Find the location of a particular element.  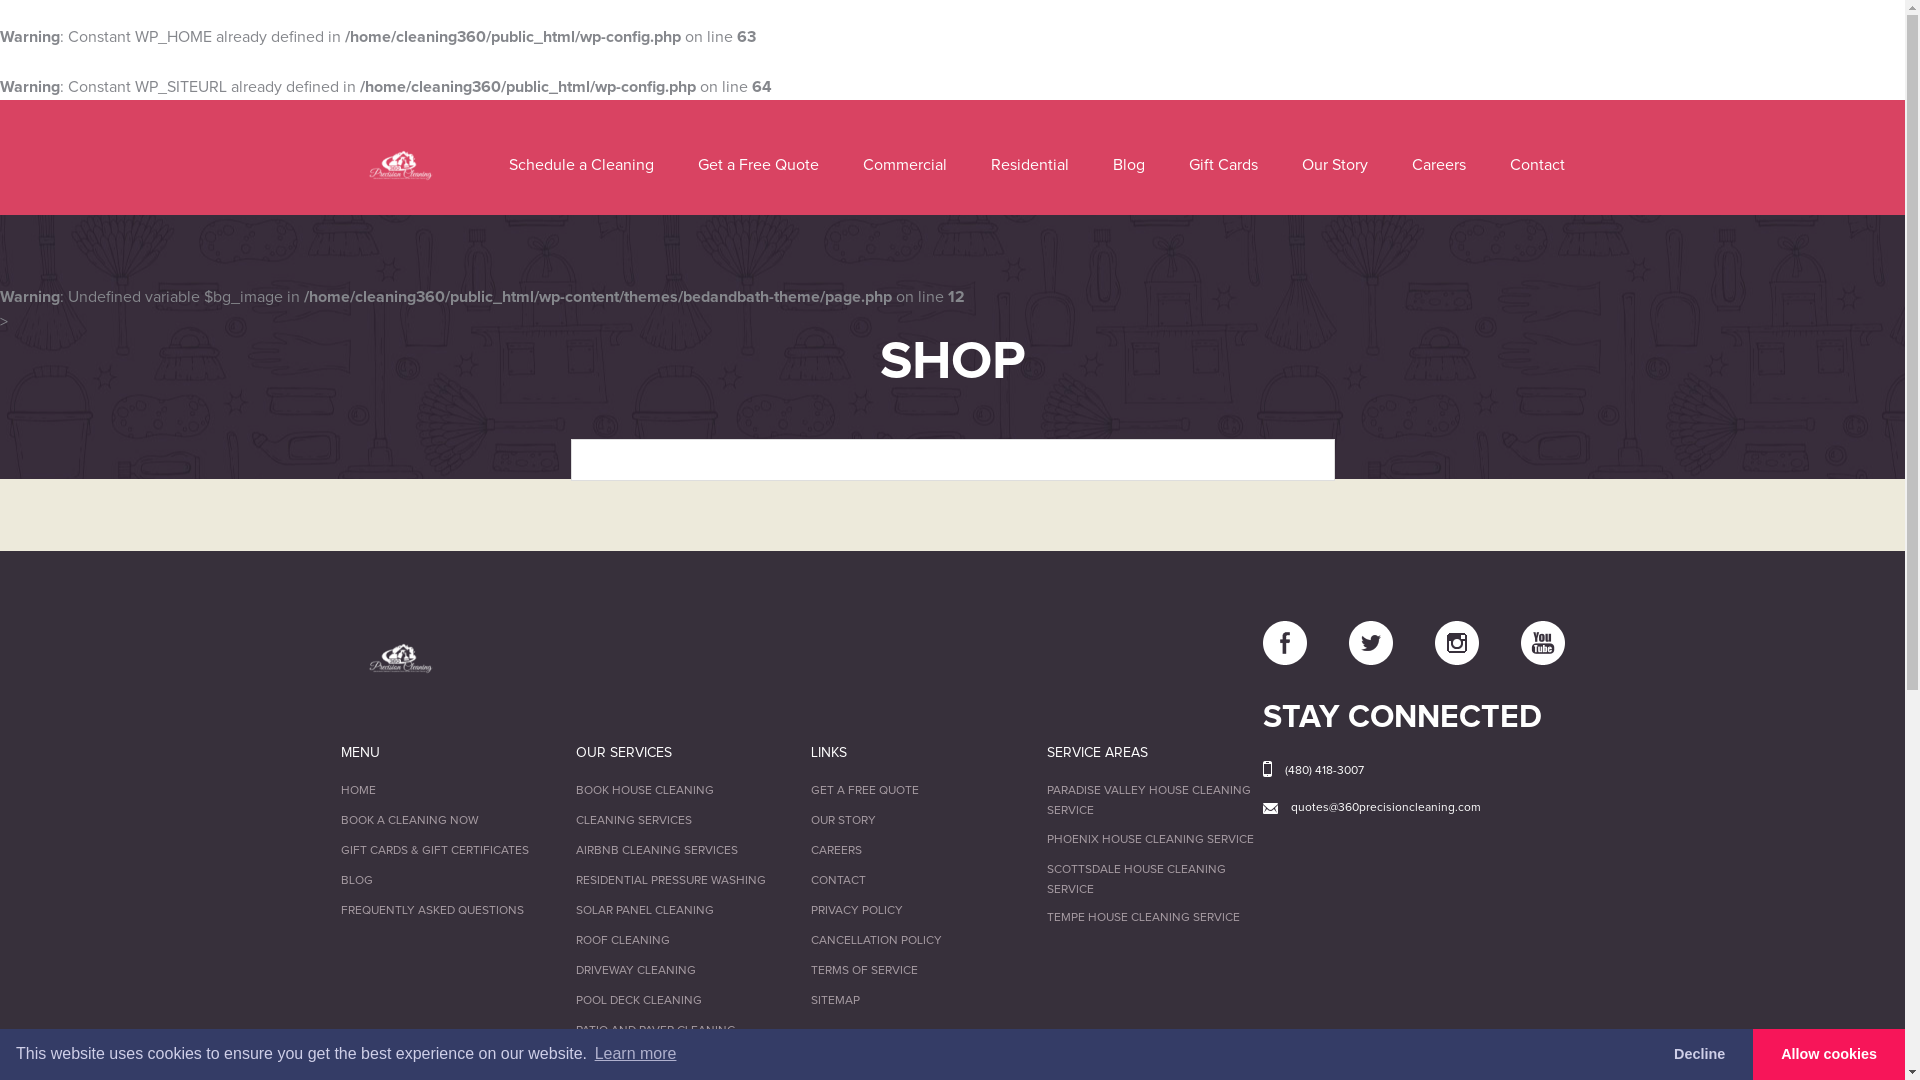

'AIRBNB CLEANING SERVICES' is located at coordinates (575, 851).